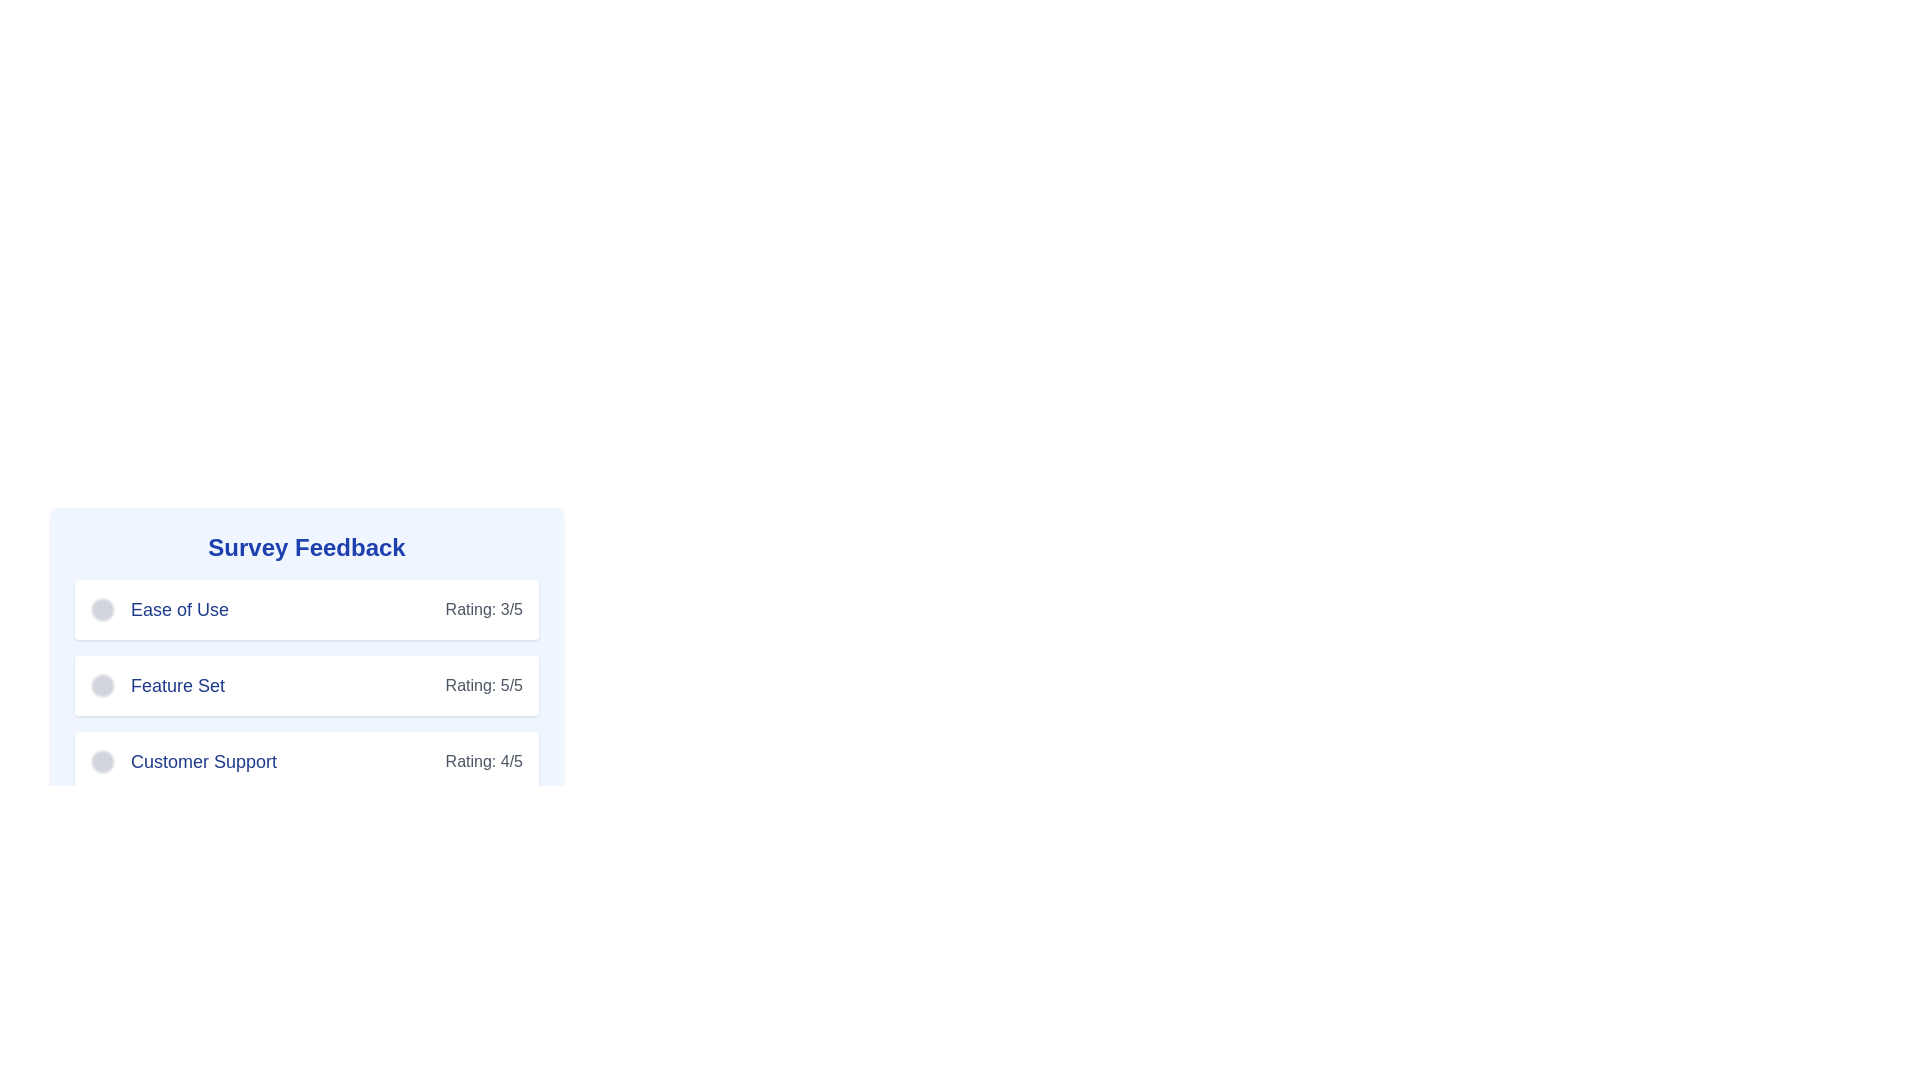  What do you see at coordinates (204, 762) in the screenshot?
I see `the 'Customer Support' text label element, which is the third item under the 'Survey Feedback' section, styled in dark blue and bold font` at bounding box center [204, 762].